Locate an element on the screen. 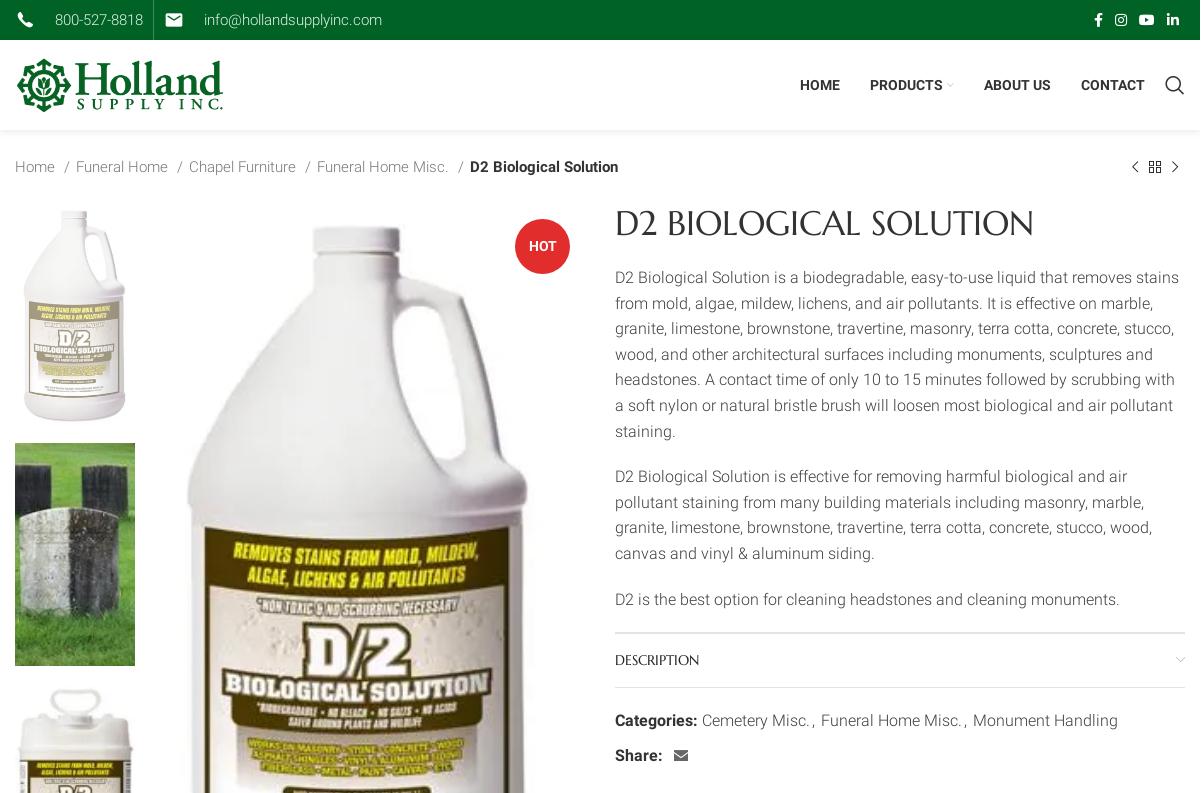 The width and height of the screenshot is (1202, 793). 'Cast Aluminum Signs' is located at coordinates (1106, 248).